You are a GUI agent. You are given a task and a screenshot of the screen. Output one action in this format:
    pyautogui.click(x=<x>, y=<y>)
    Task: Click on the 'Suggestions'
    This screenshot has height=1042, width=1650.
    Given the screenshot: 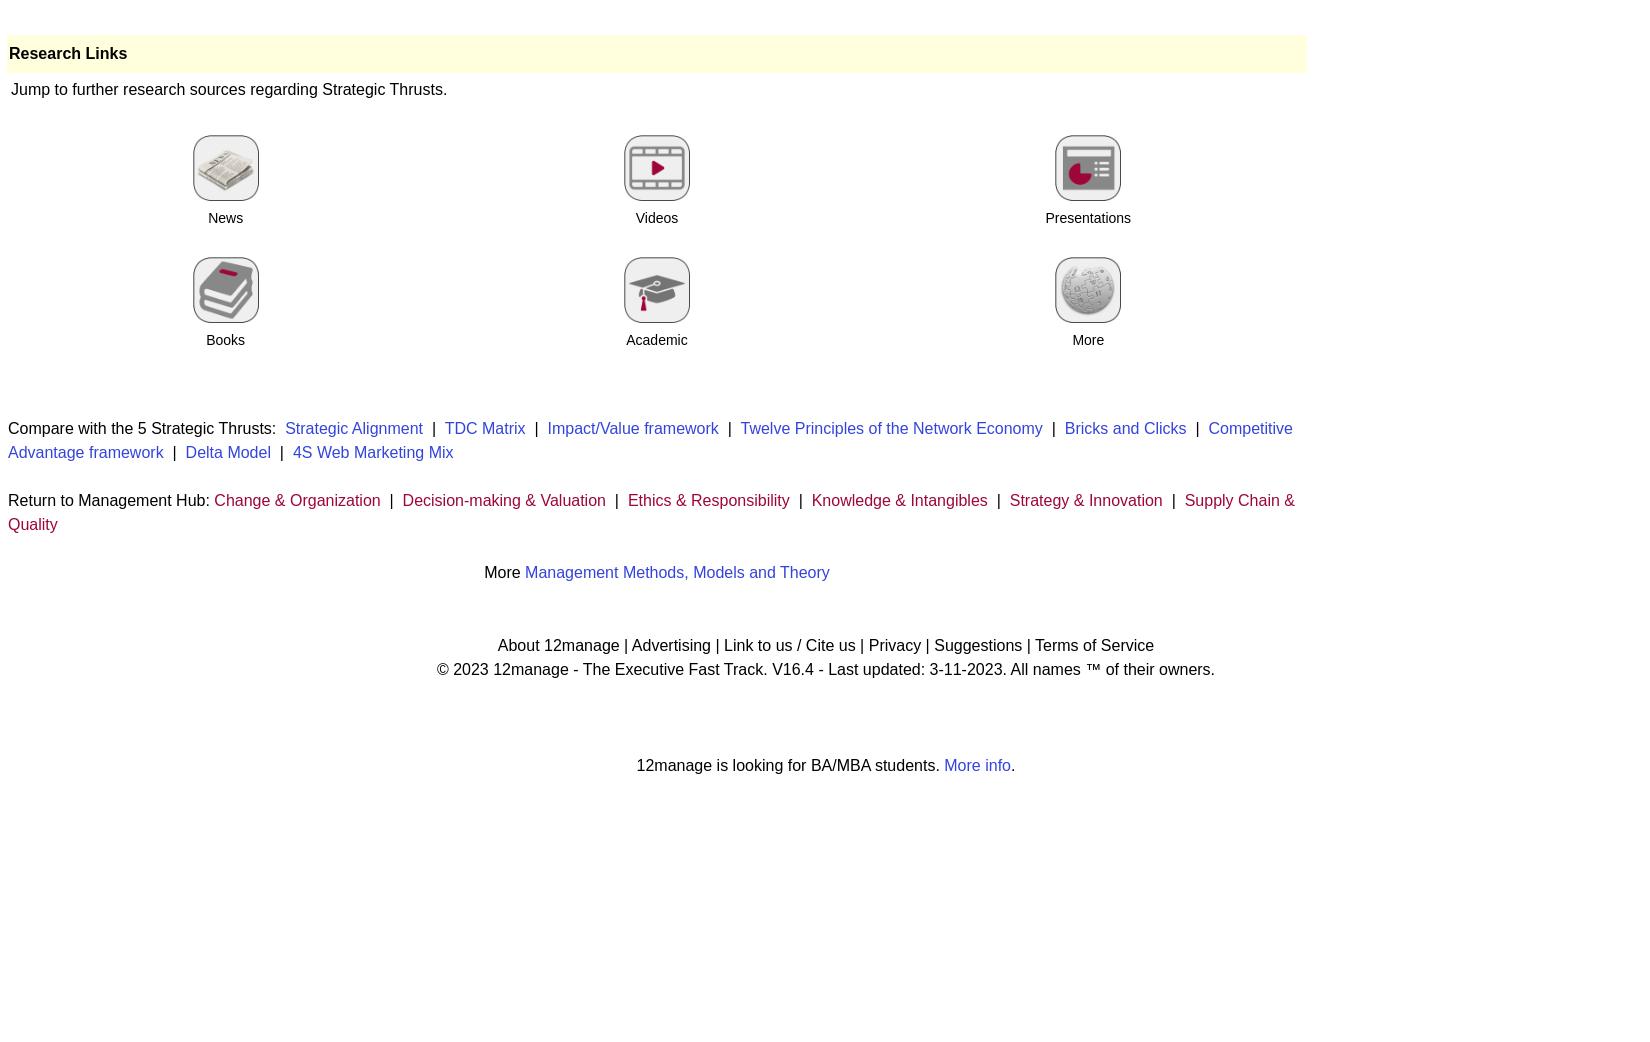 What is the action you would take?
    pyautogui.click(x=977, y=644)
    